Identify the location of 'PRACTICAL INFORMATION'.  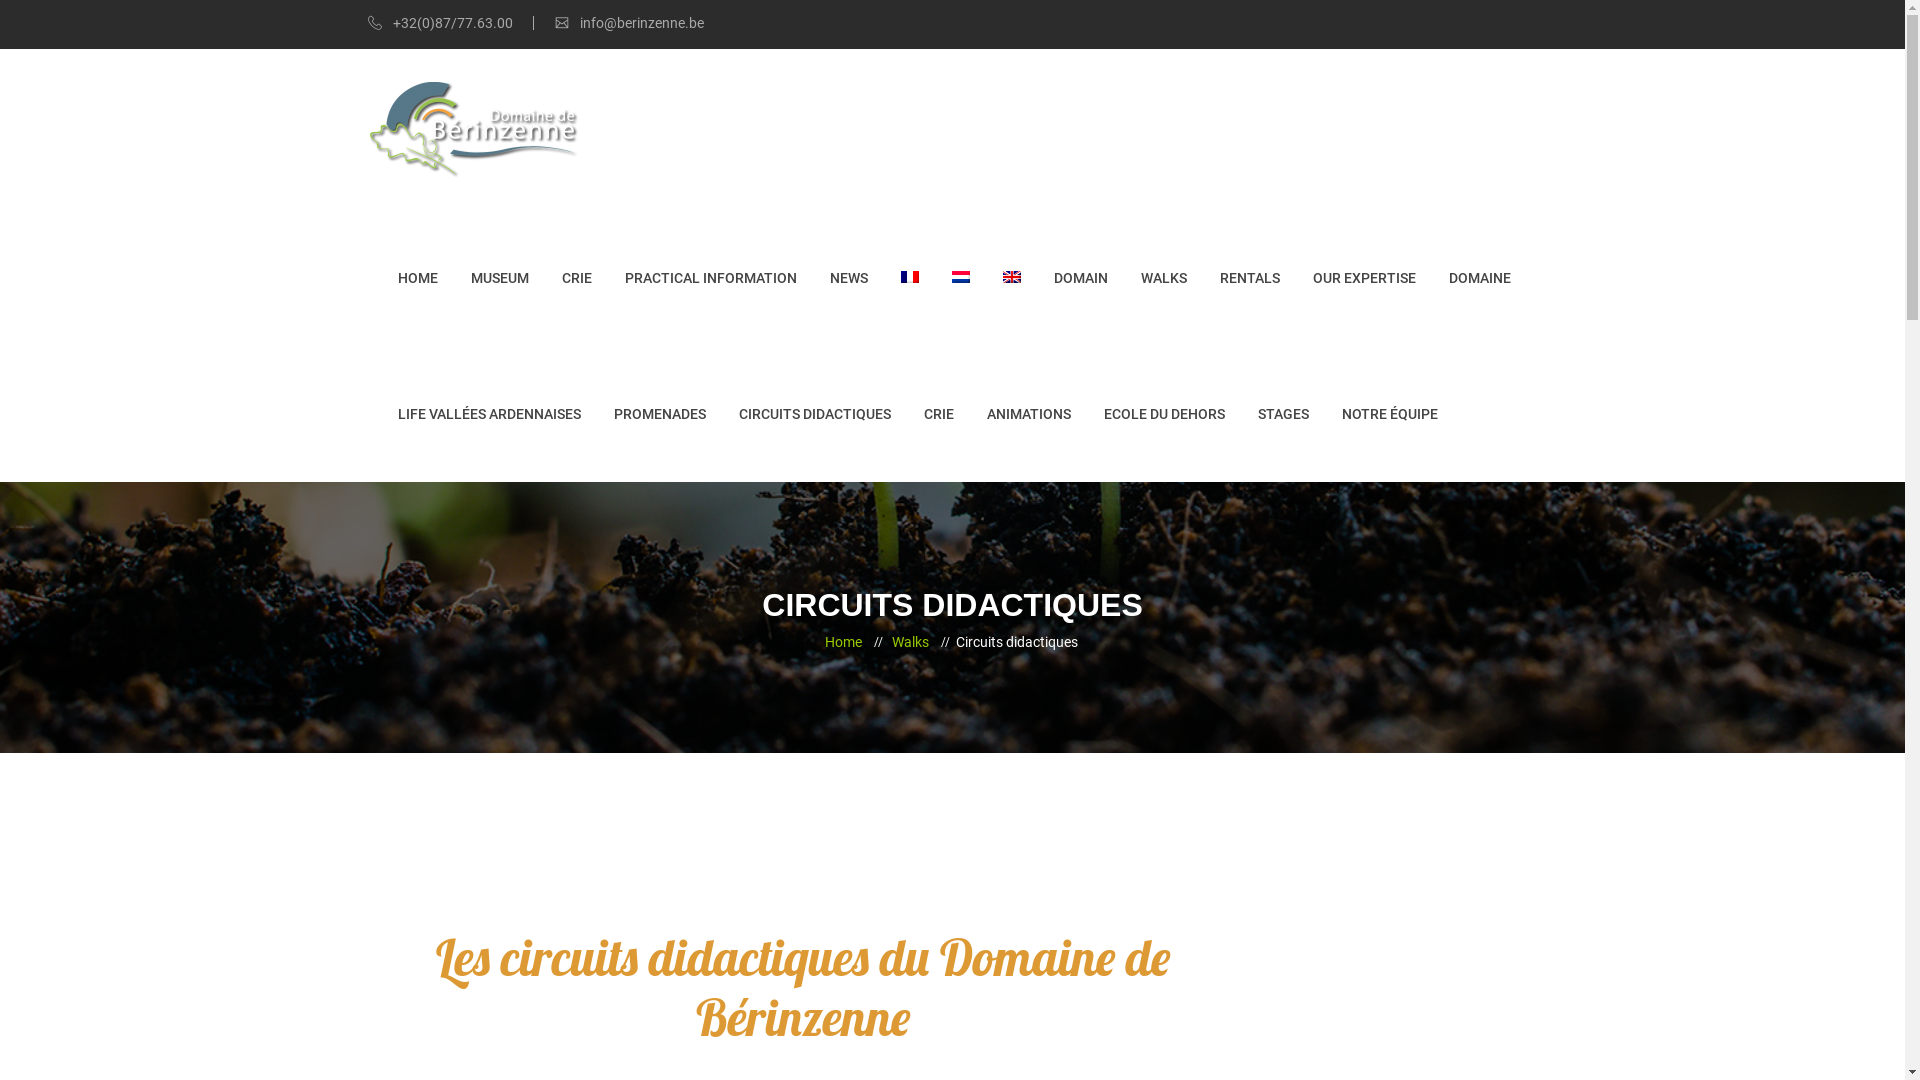
(623, 277).